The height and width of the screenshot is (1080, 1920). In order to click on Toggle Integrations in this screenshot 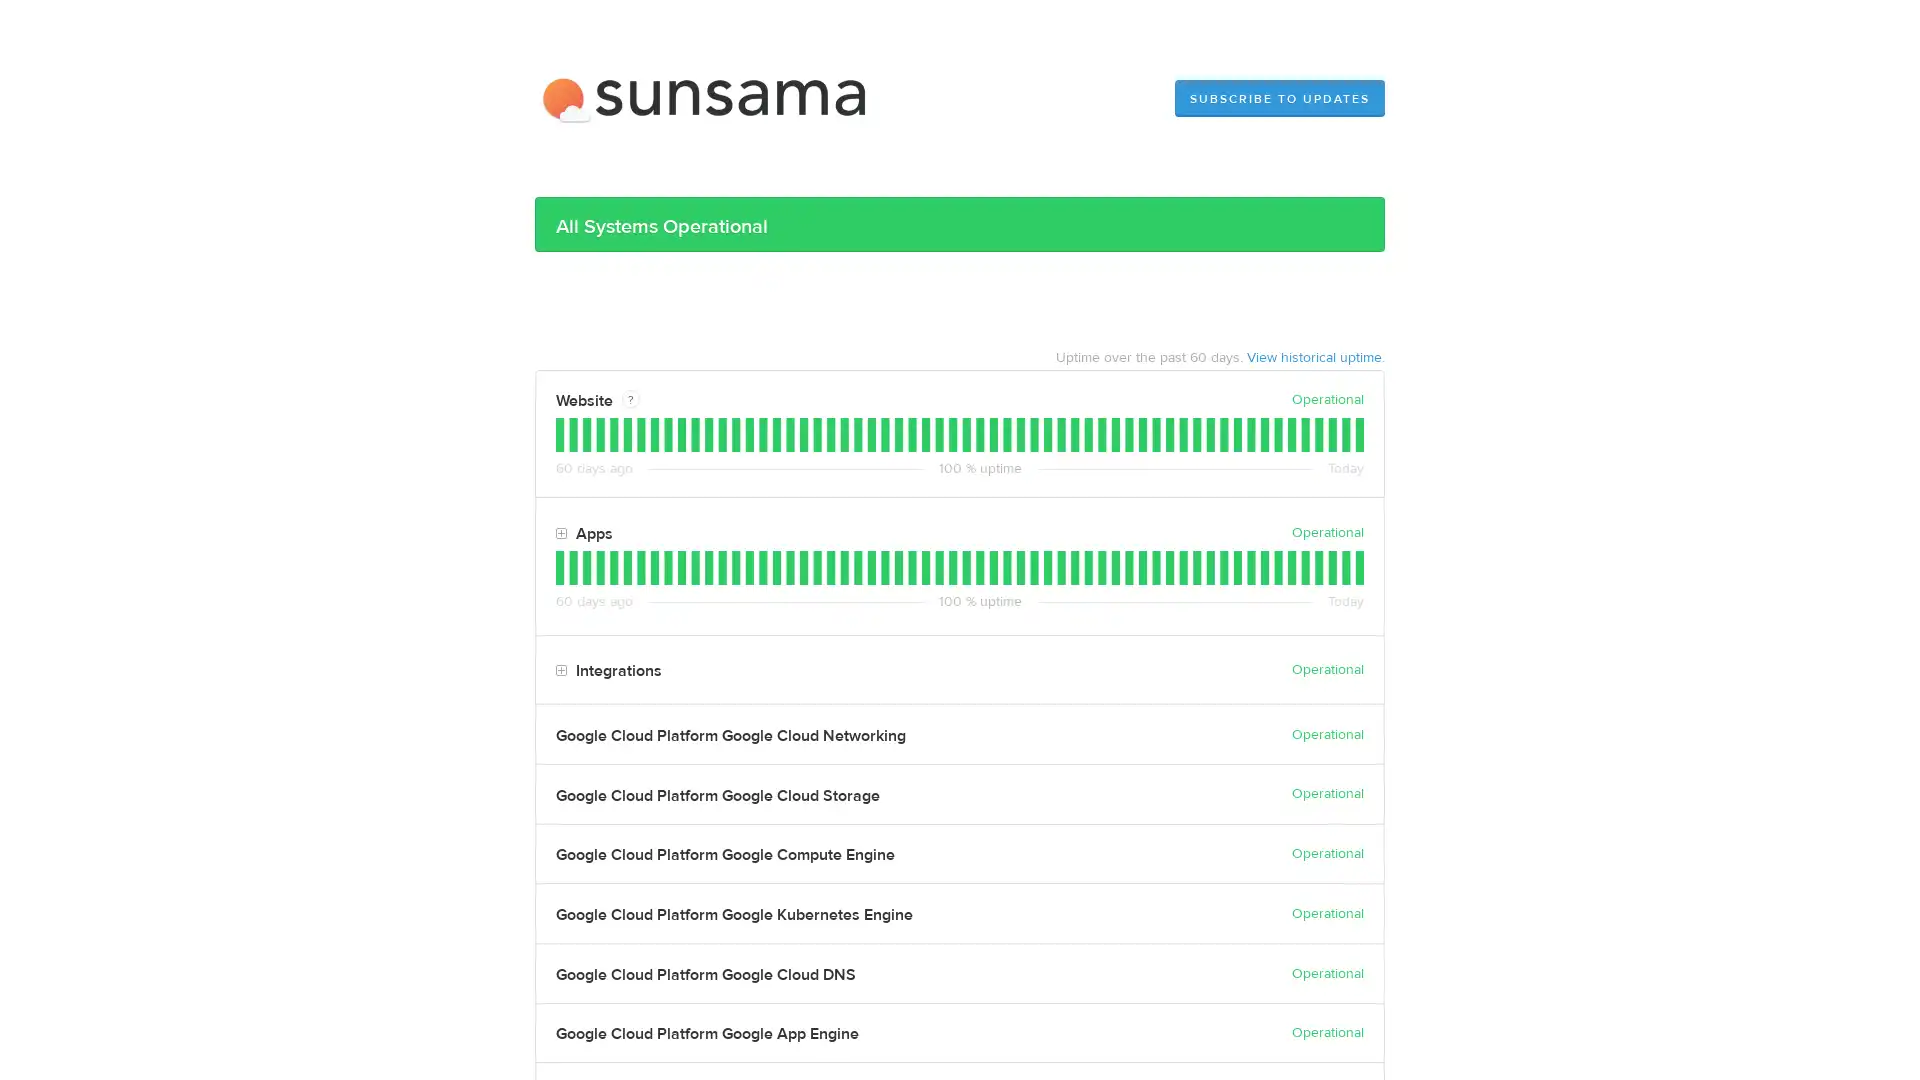, I will do `click(560, 671)`.